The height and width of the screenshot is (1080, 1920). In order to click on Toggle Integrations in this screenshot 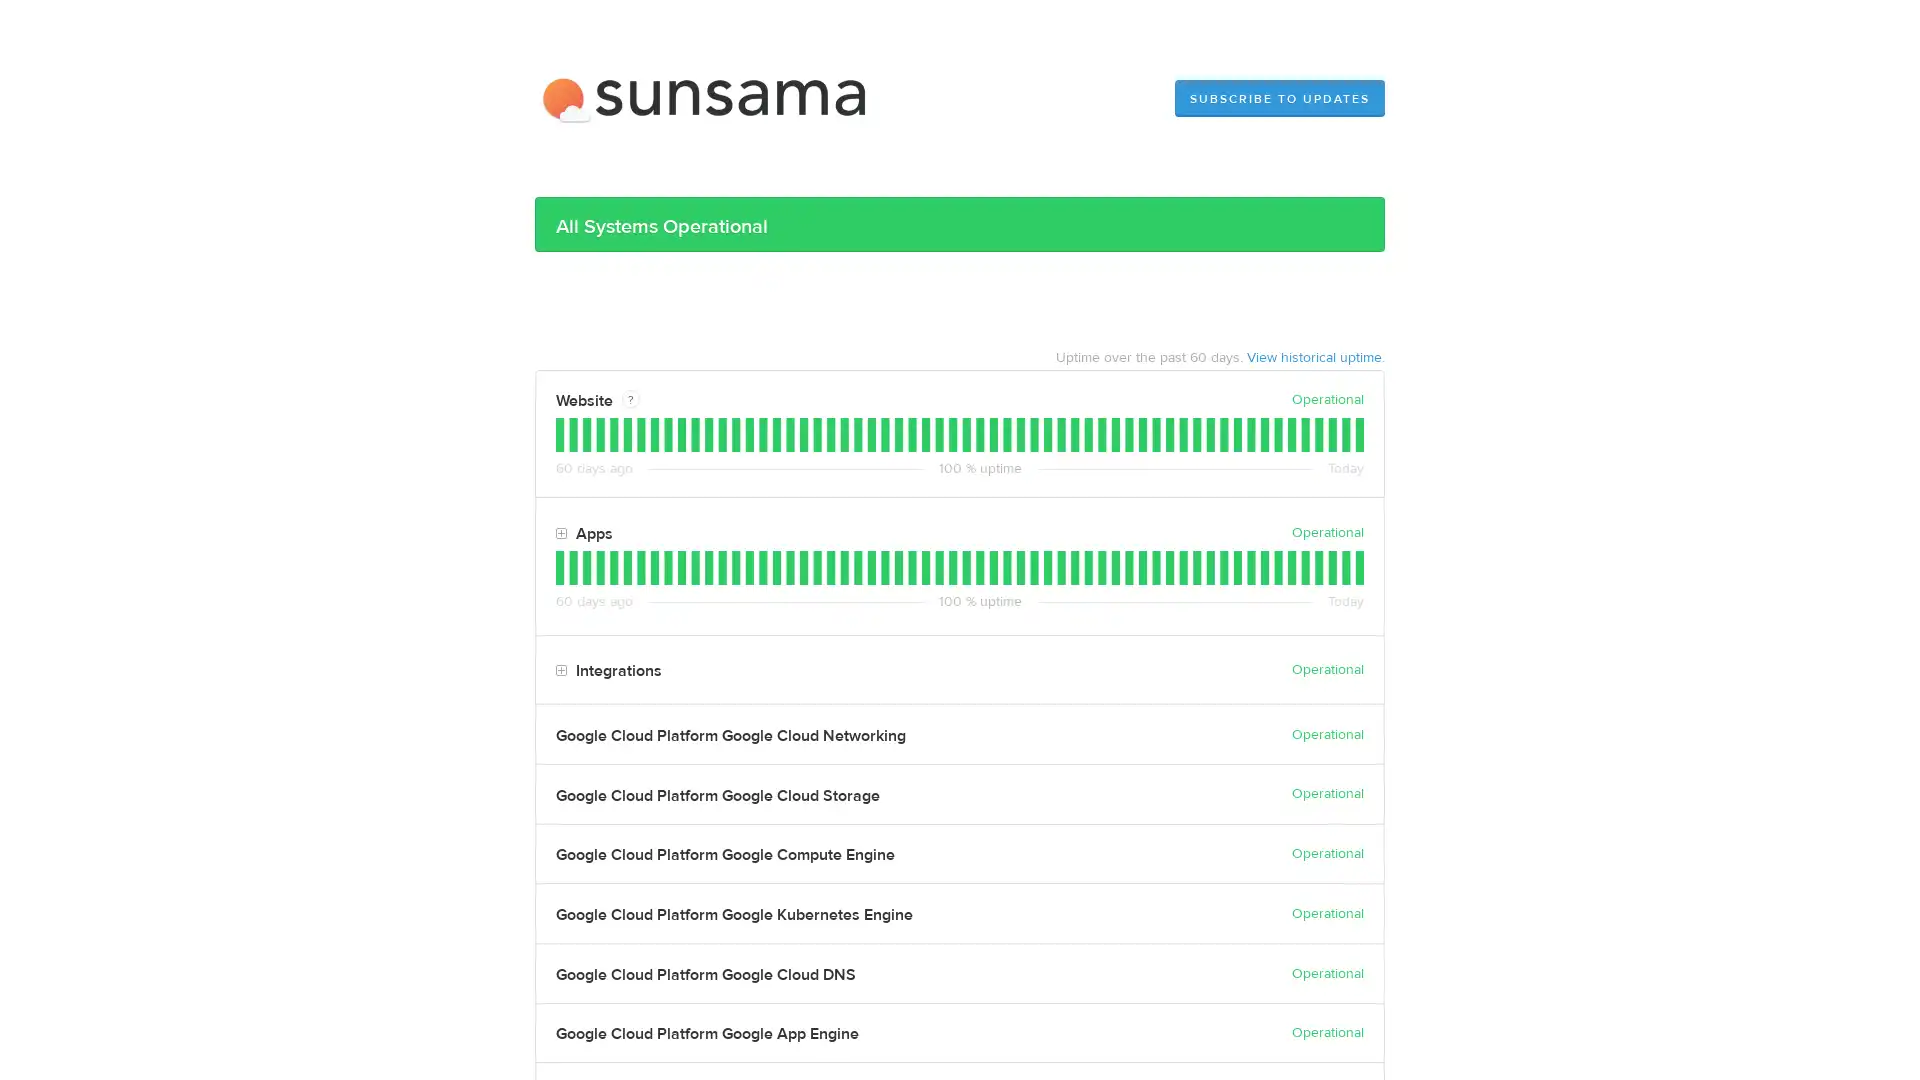, I will do `click(560, 671)`.